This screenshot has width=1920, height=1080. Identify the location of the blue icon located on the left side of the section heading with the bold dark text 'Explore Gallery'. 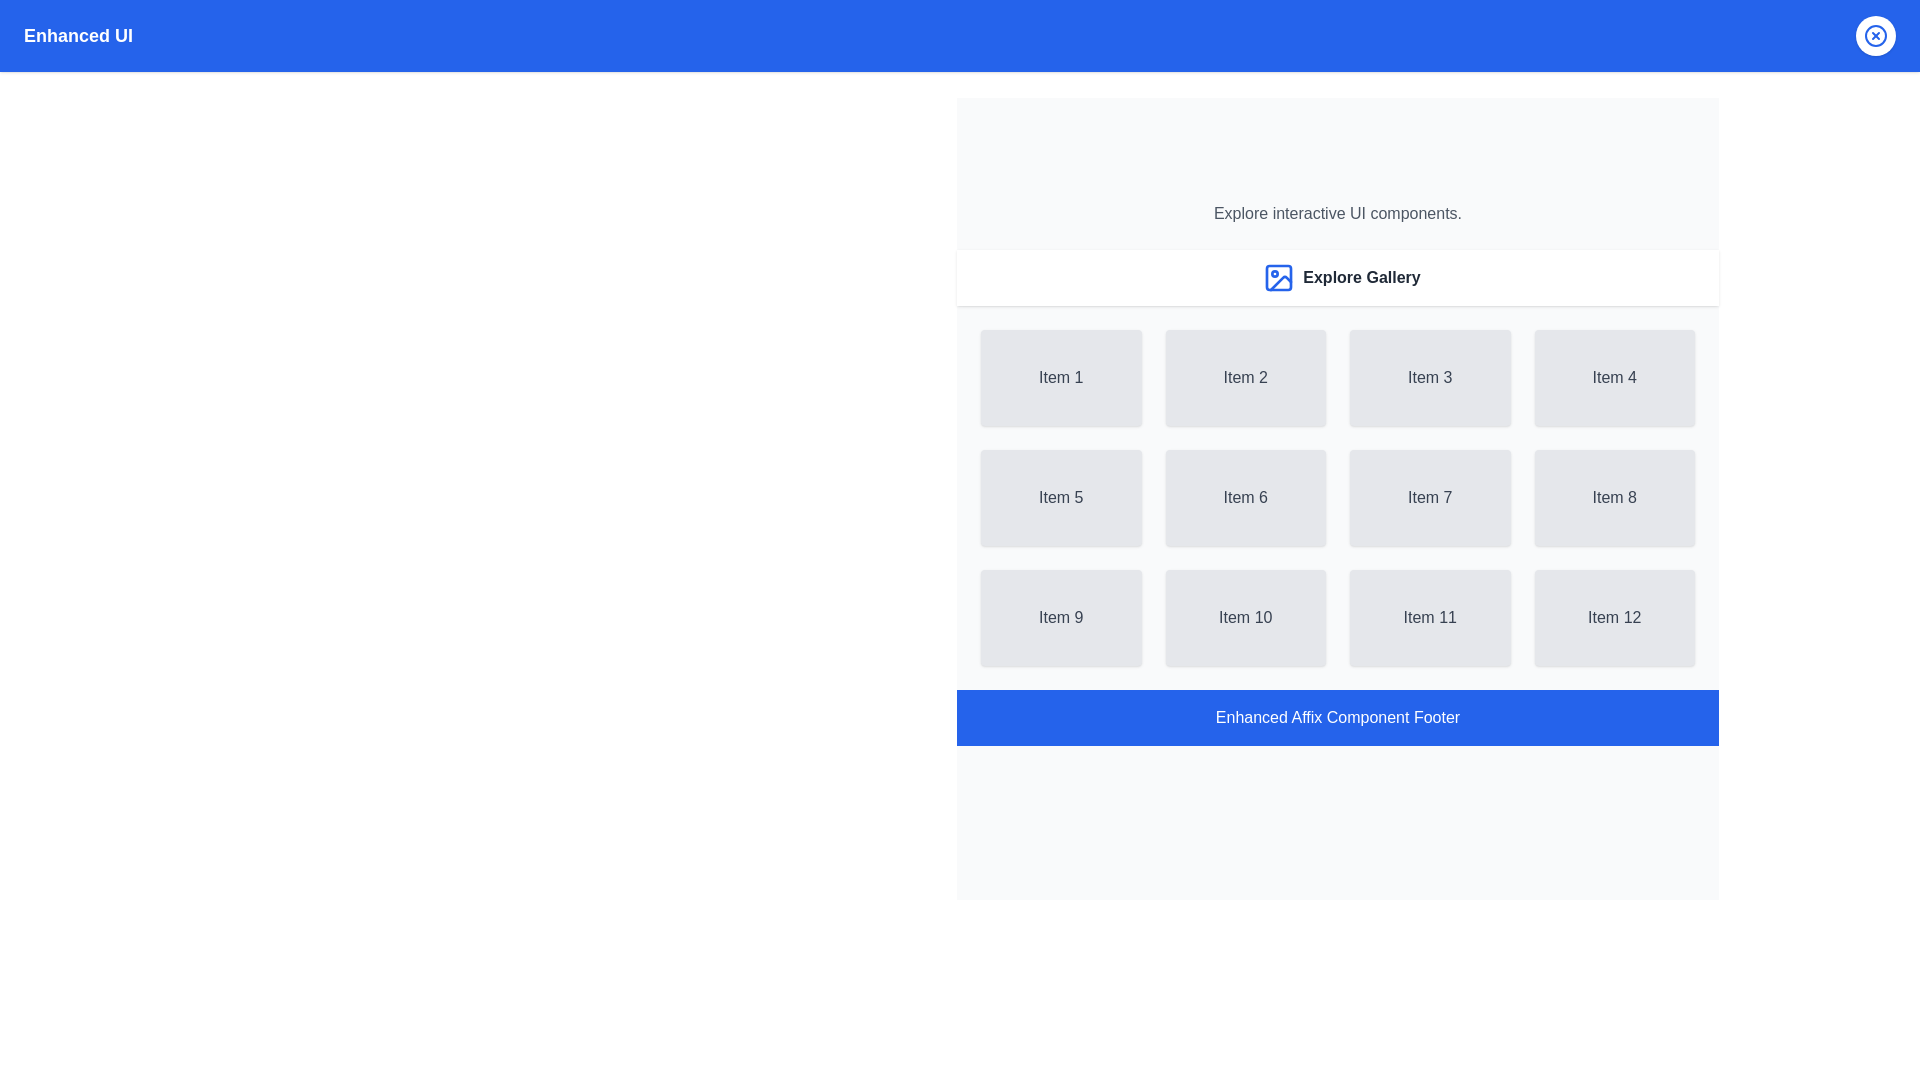
(1338, 277).